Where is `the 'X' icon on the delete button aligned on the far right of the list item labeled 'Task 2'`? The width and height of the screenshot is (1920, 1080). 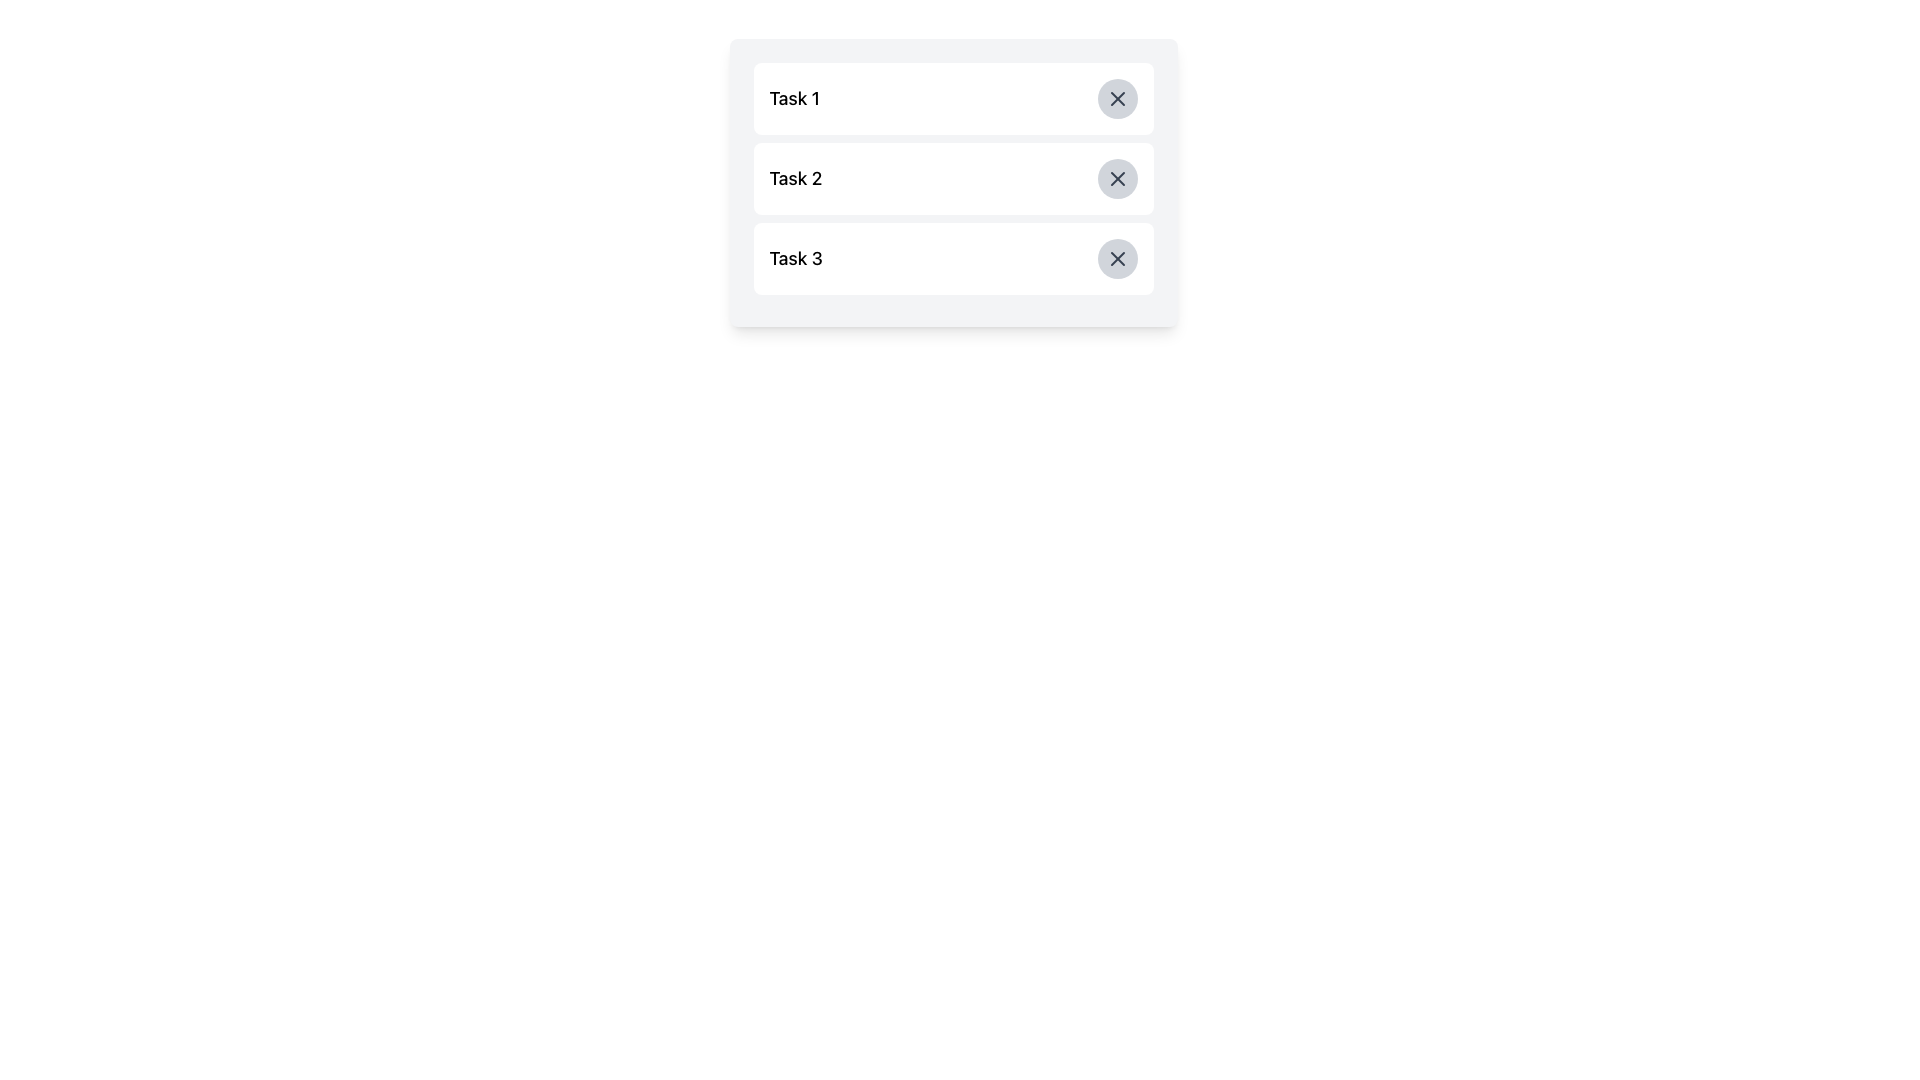 the 'X' icon on the delete button aligned on the far right of the list item labeled 'Task 2' is located at coordinates (1116, 177).